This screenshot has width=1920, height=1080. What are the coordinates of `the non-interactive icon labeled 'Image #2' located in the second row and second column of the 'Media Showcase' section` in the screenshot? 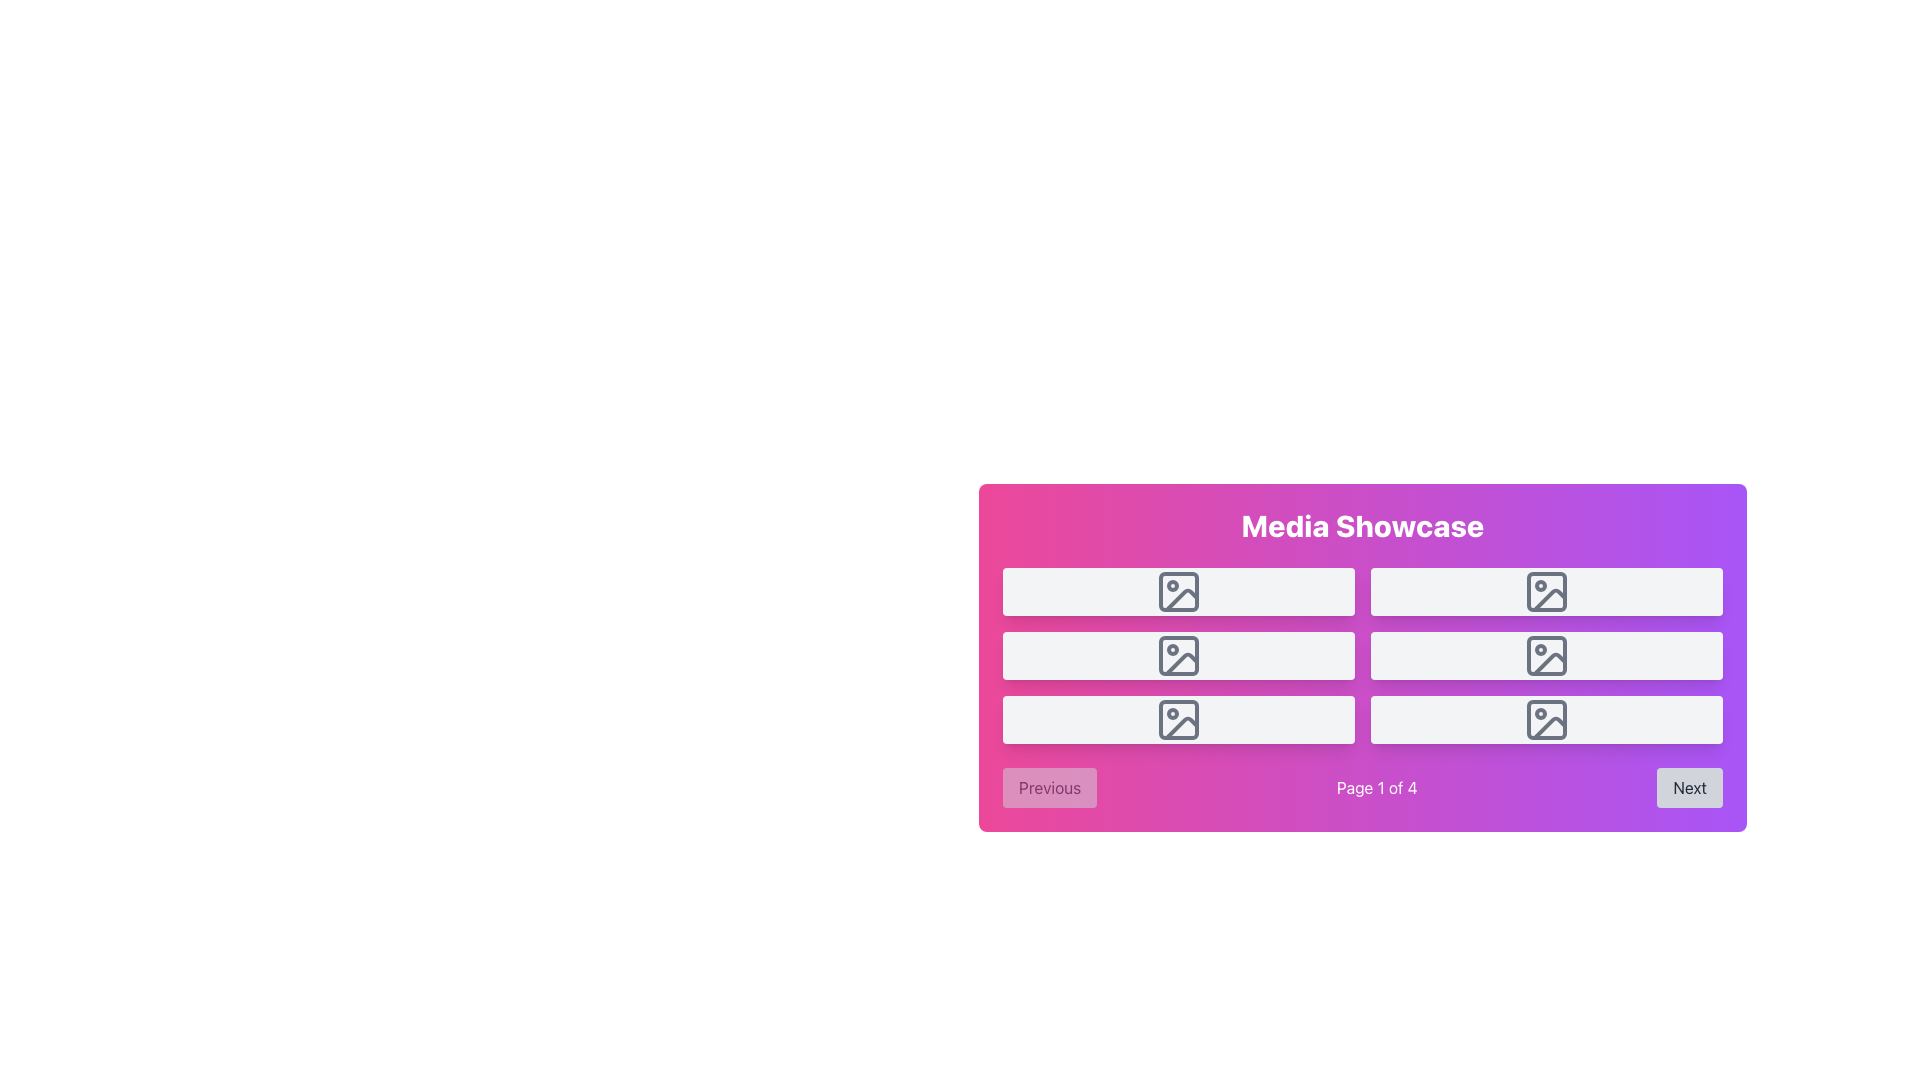 It's located at (1545, 590).